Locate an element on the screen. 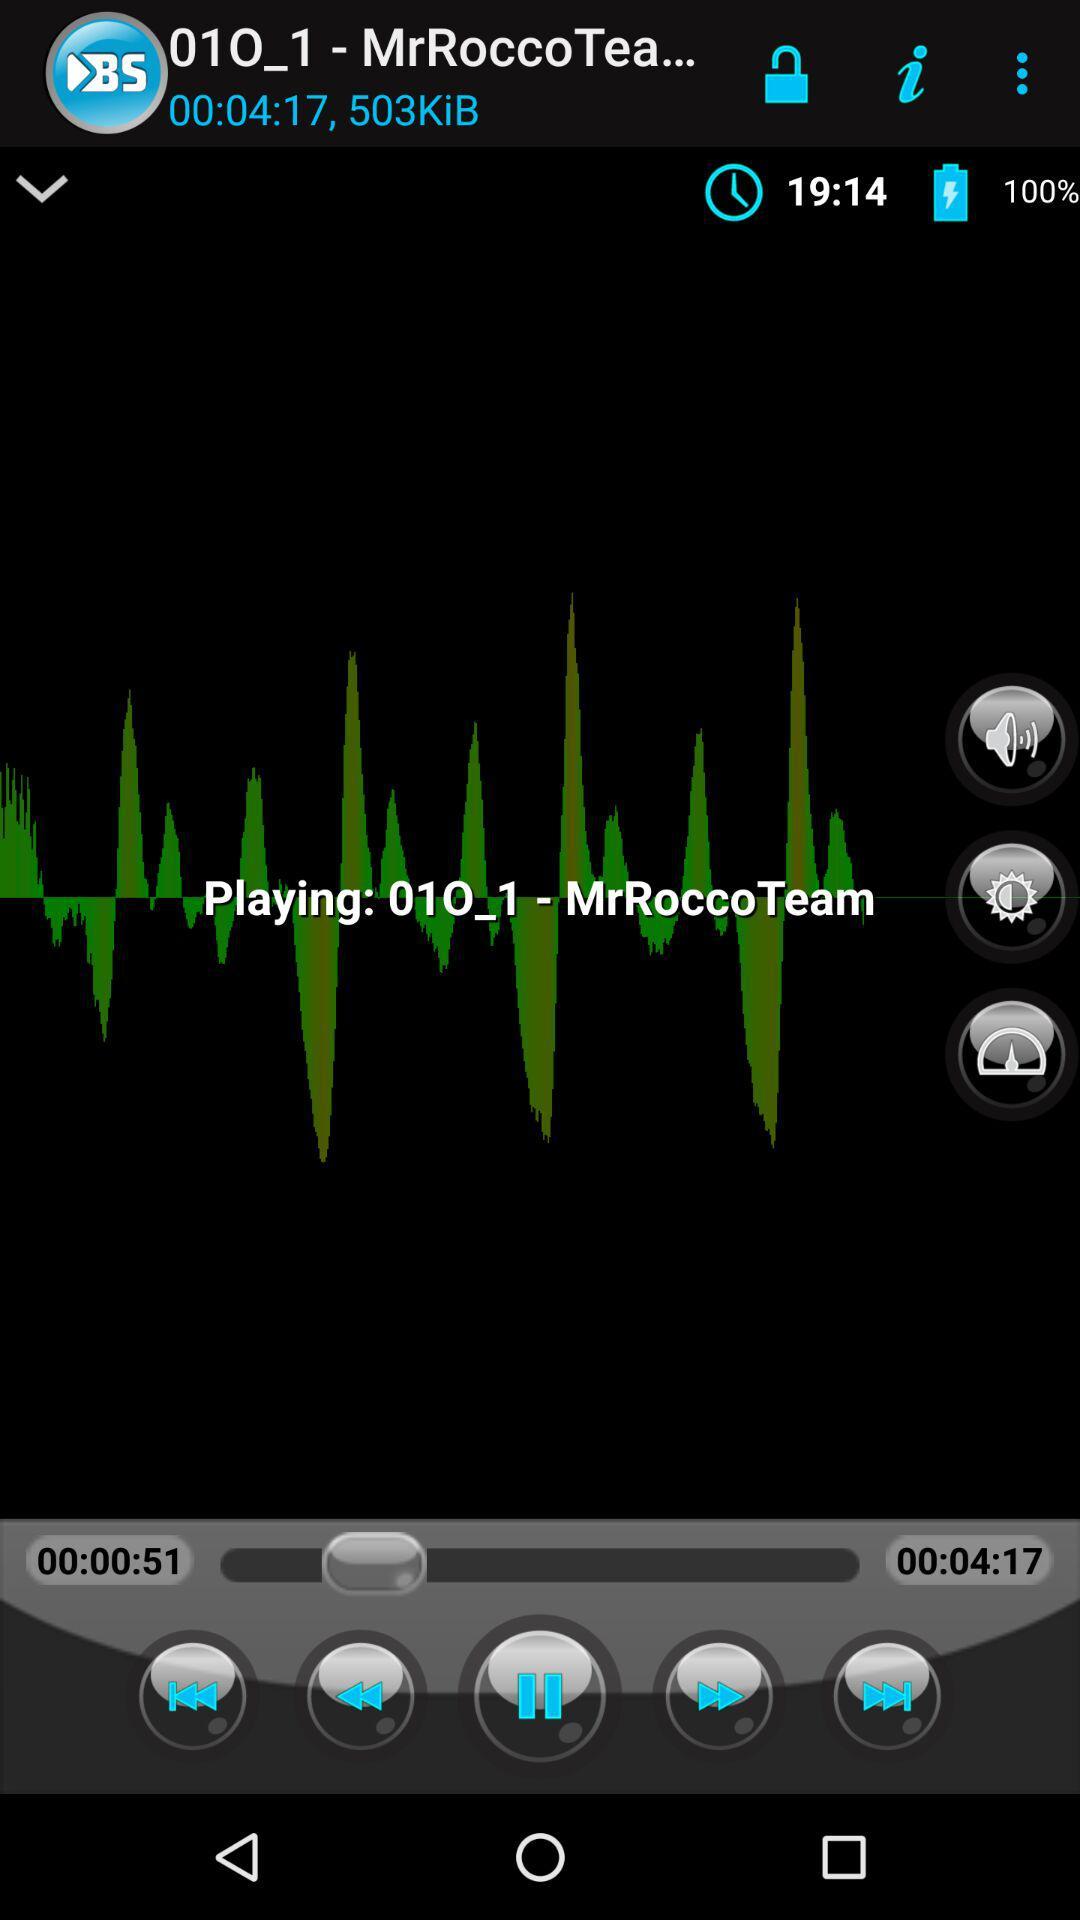 This screenshot has width=1080, height=1920. fast forward is located at coordinates (718, 1695).